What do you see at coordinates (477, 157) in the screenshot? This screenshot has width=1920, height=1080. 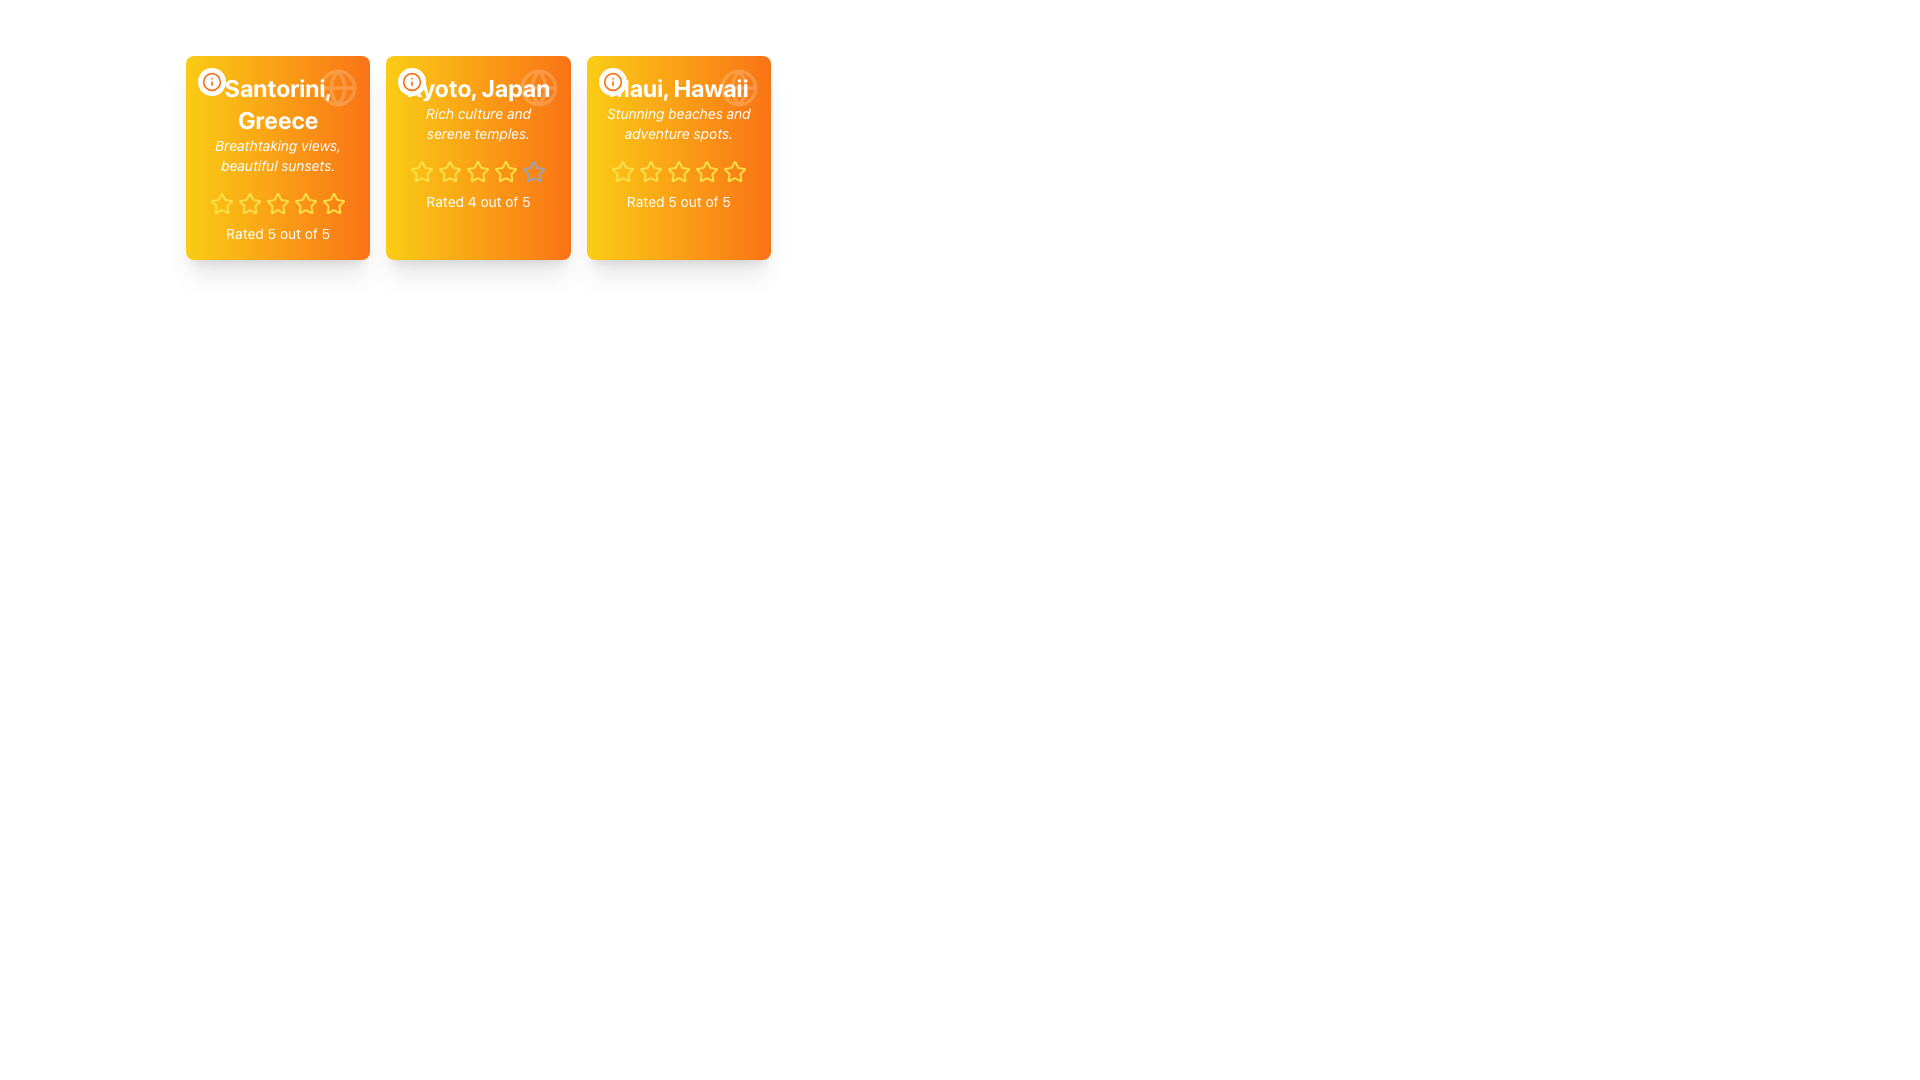 I see `the stars in the middle column of the card-like UI component to change the rating` at bounding box center [477, 157].